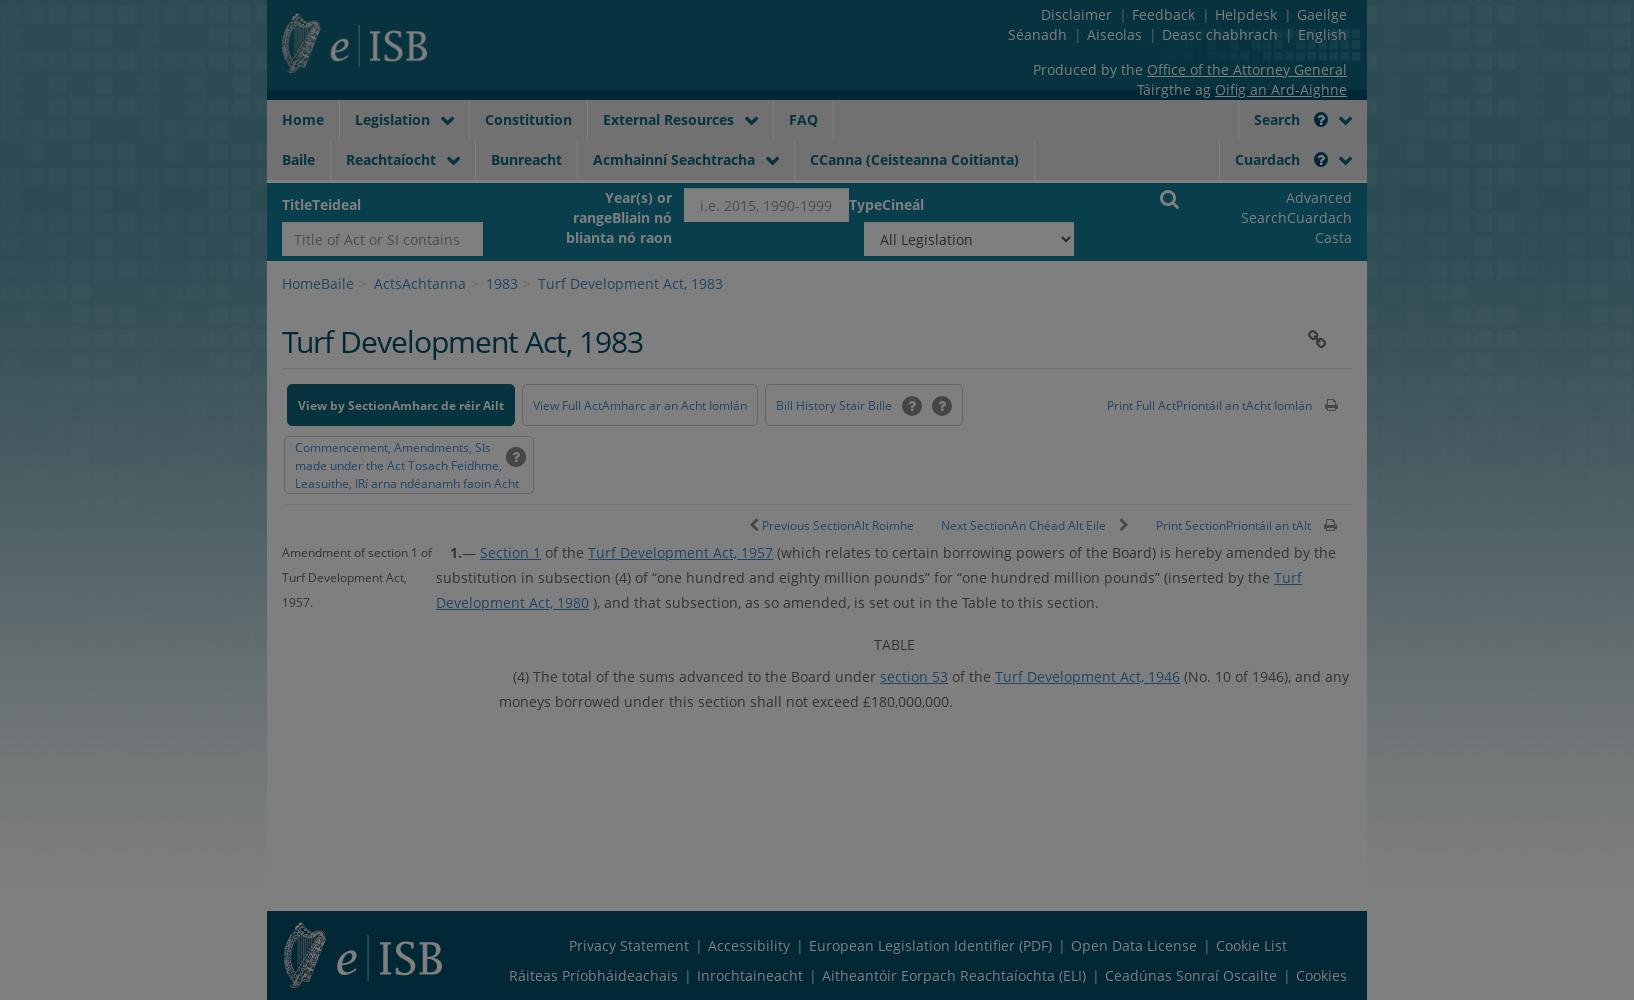  What do you see at coordinates (1144, 68) in the screenshot?
I see `'Office of the Attorney General'` at bounding box center [1144, 68].